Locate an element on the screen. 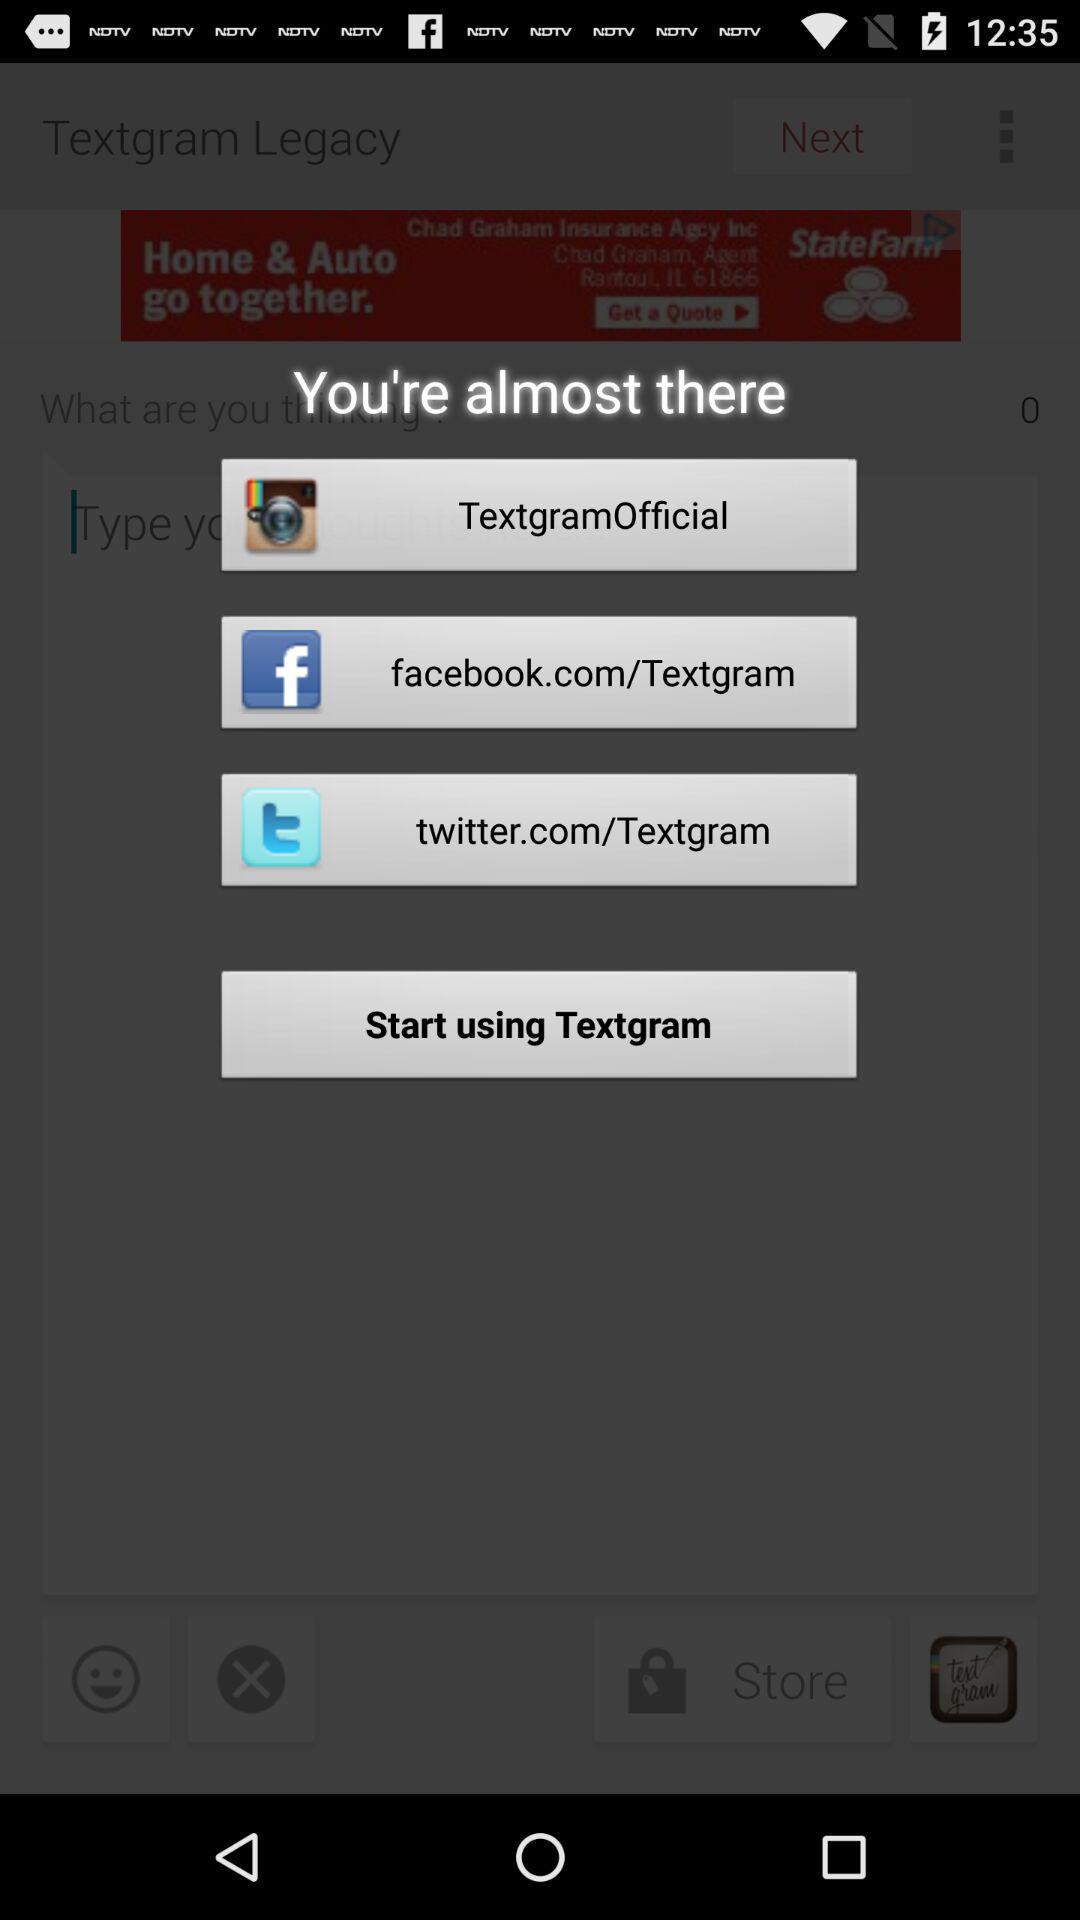 The image size is (1080, 1920). textgramofficial icon is located at coordinates (538, 520).